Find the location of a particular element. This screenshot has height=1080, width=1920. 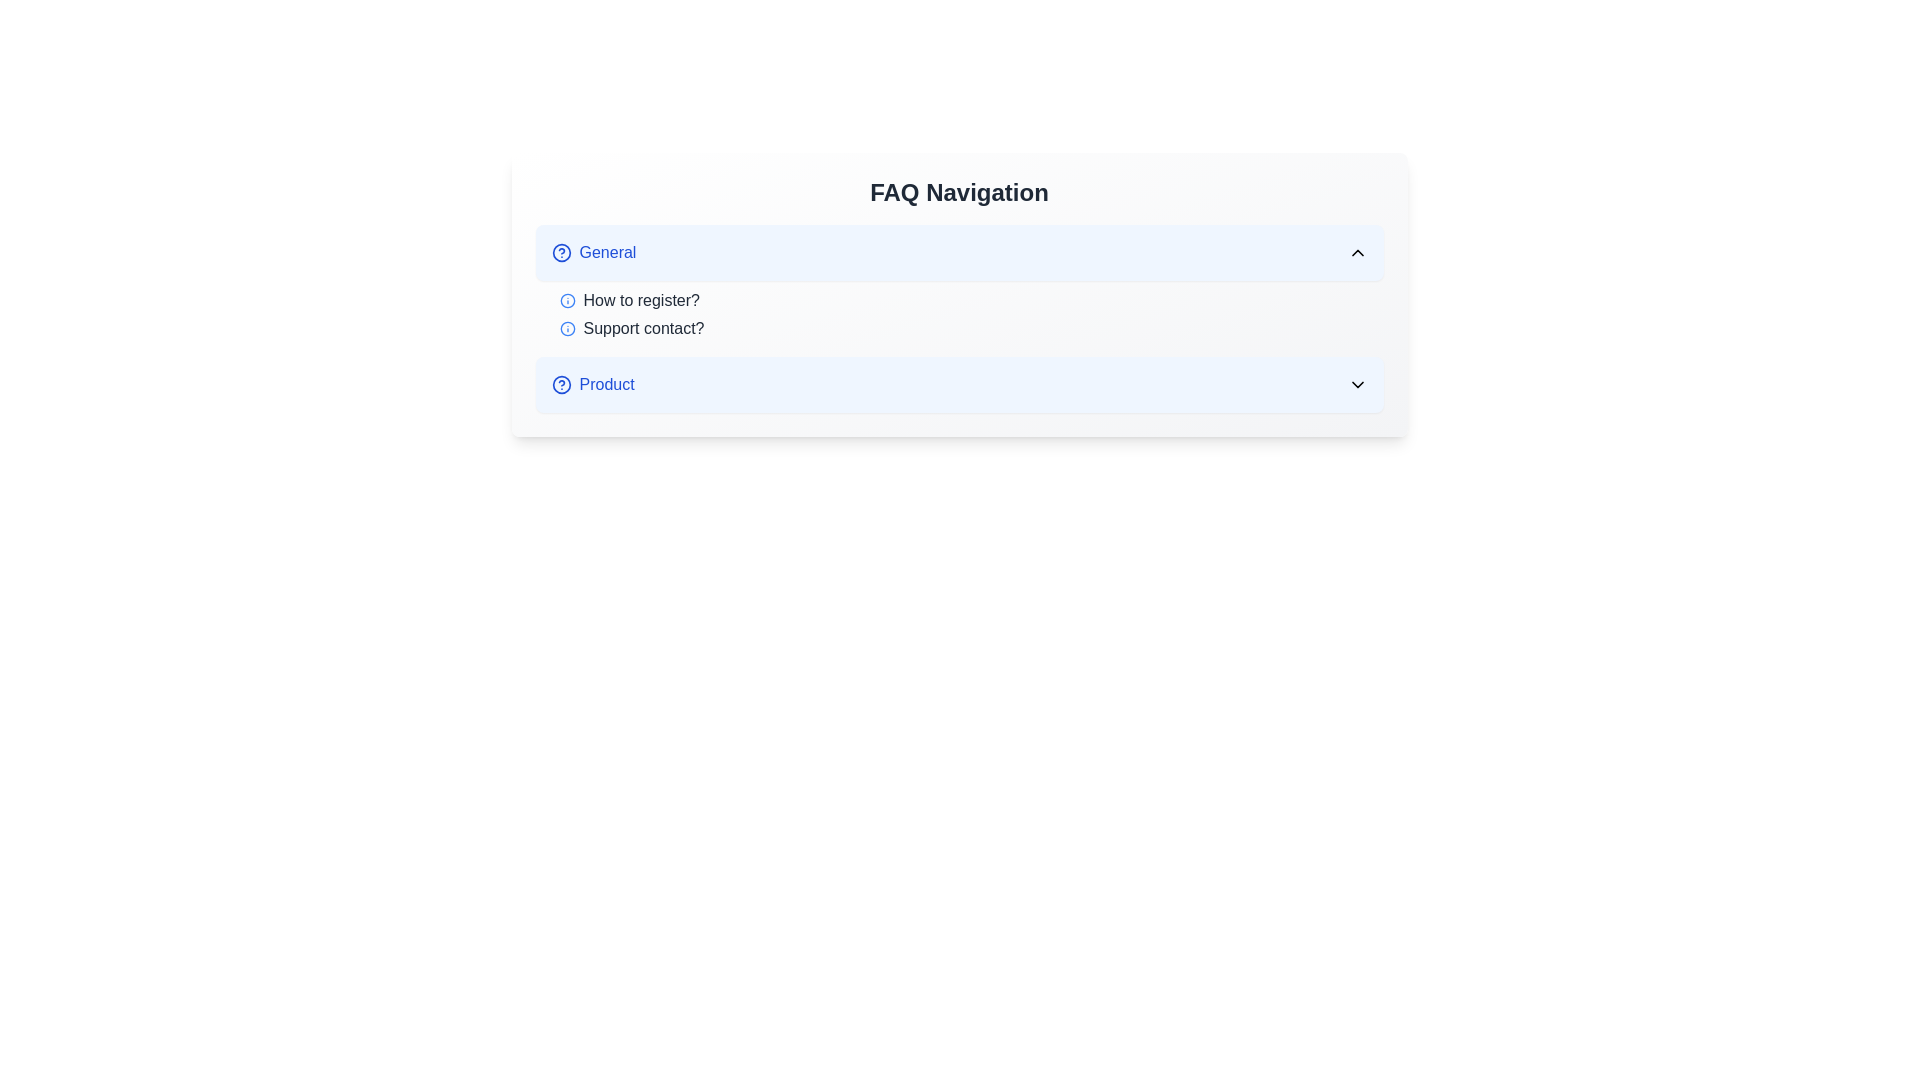

the downward-pointing chevron icon located at the far right of the 'Product' section is located at coordinates (1357, 385).